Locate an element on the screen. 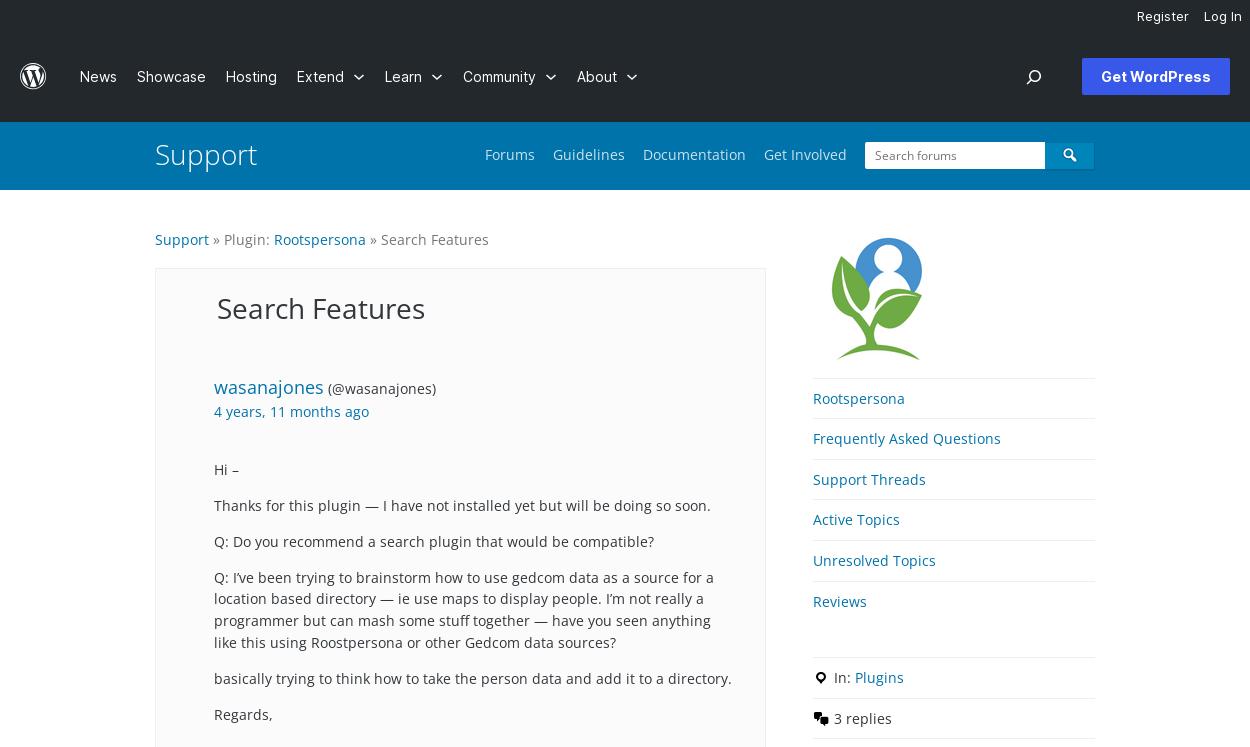 Image resolution: width=1250 pixels, height=747 pixels. '(@wasanajones)' is located at coordinates (327, 387).